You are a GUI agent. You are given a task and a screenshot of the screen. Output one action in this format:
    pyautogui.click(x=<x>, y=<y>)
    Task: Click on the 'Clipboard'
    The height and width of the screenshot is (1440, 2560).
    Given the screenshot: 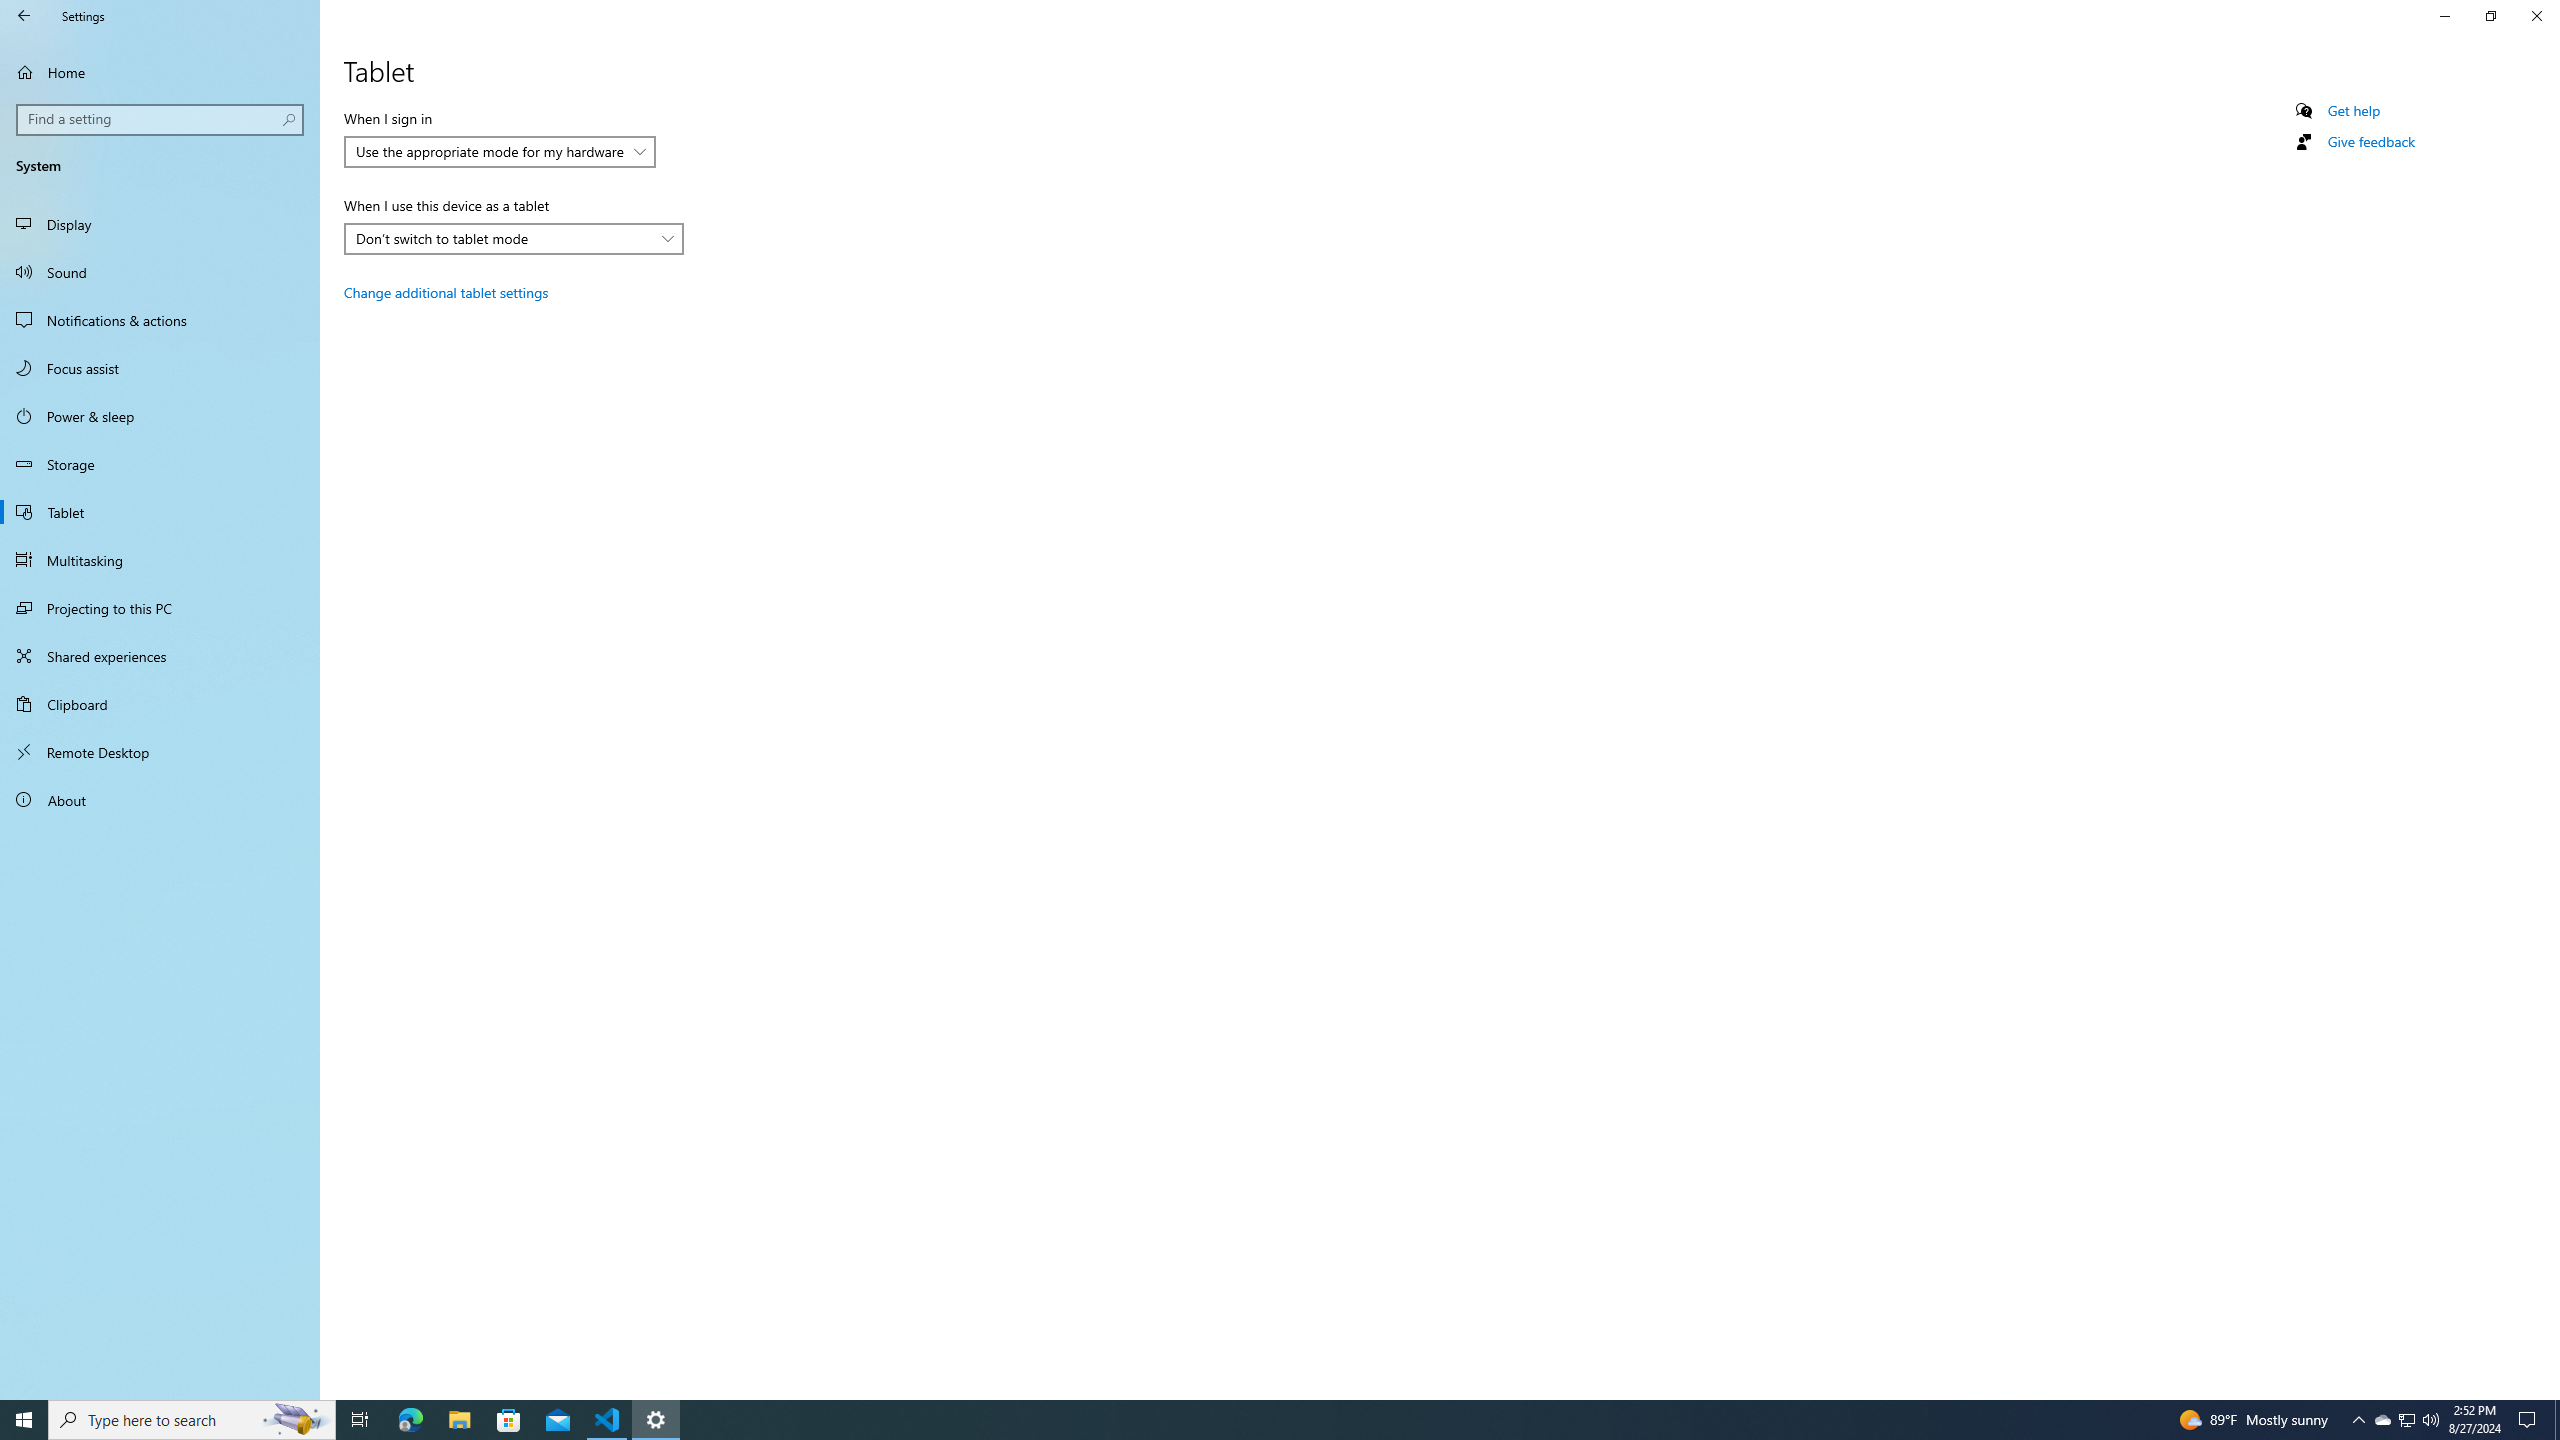 What is the action you would take?
    pyautogui.click(x=159, y=704)
    